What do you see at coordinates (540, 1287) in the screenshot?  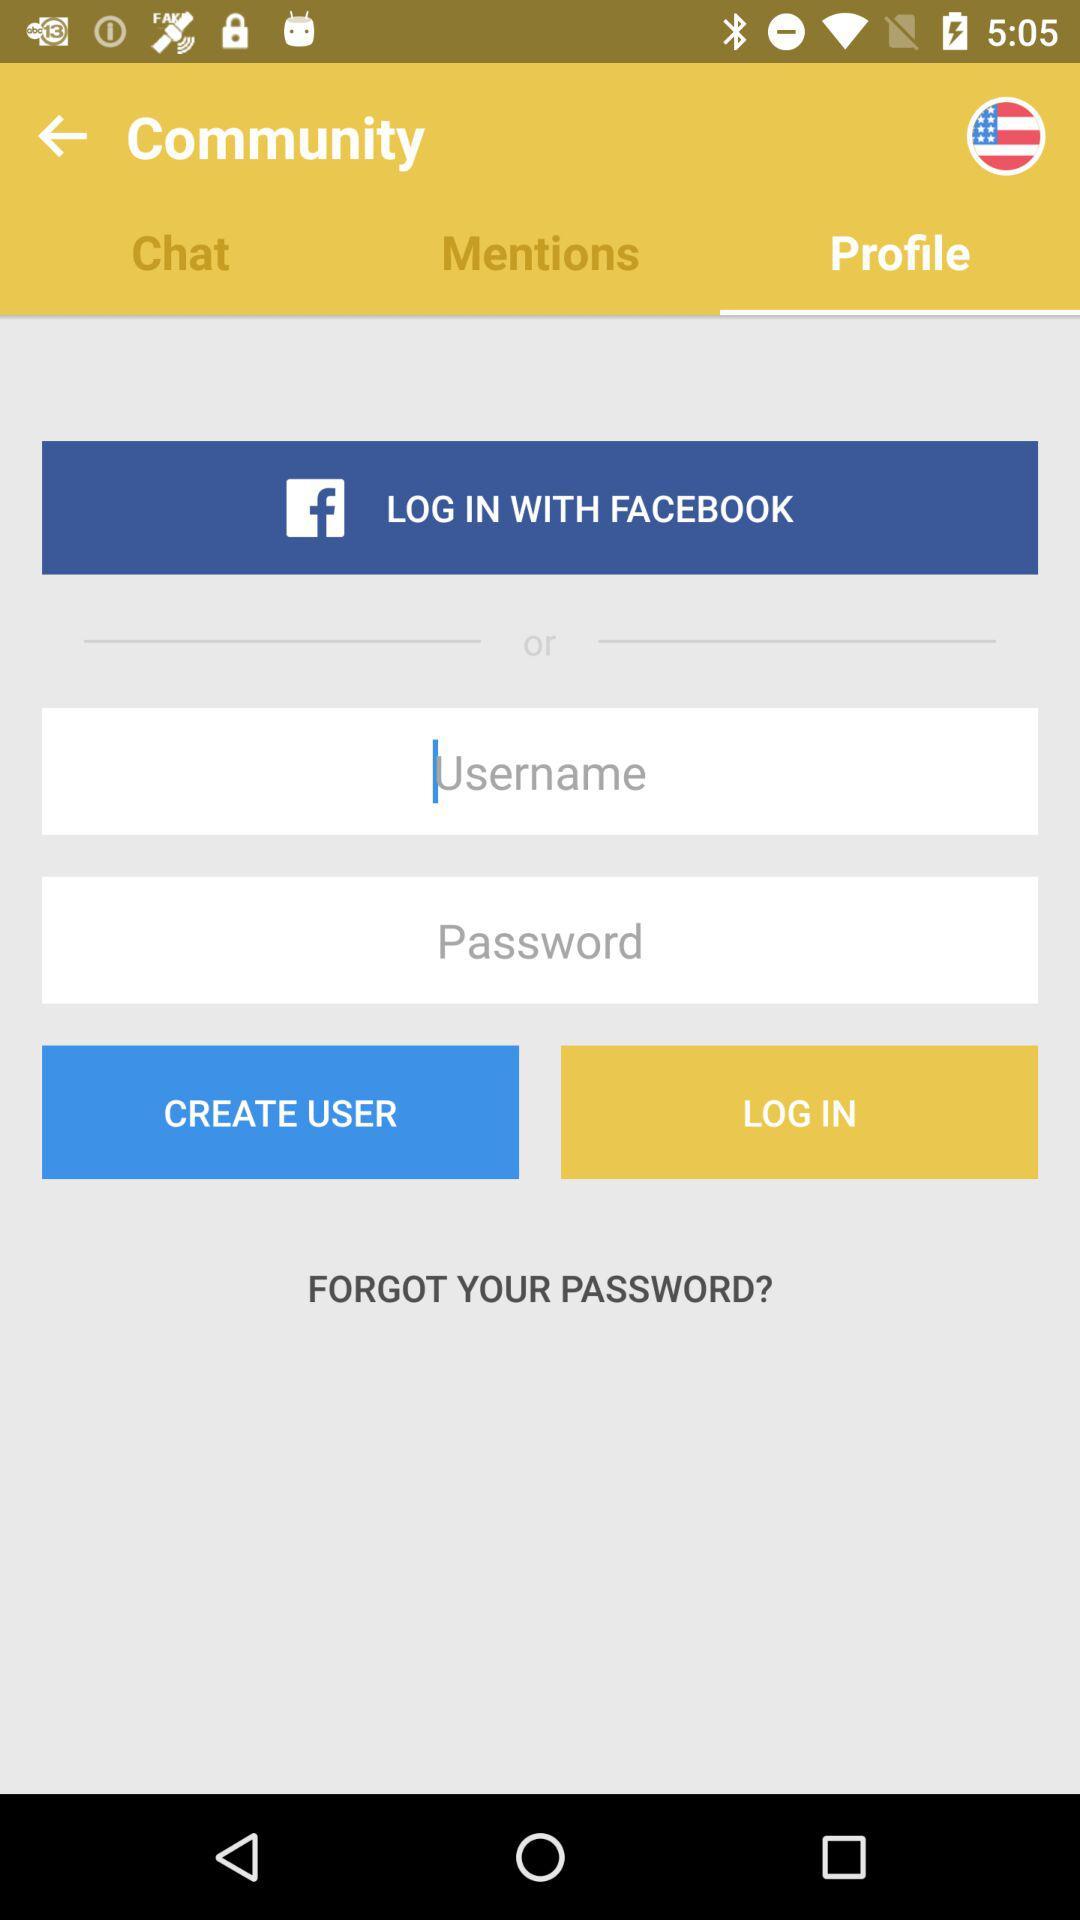 I see `forgot your password? item` at bounding box center [540, 1287].